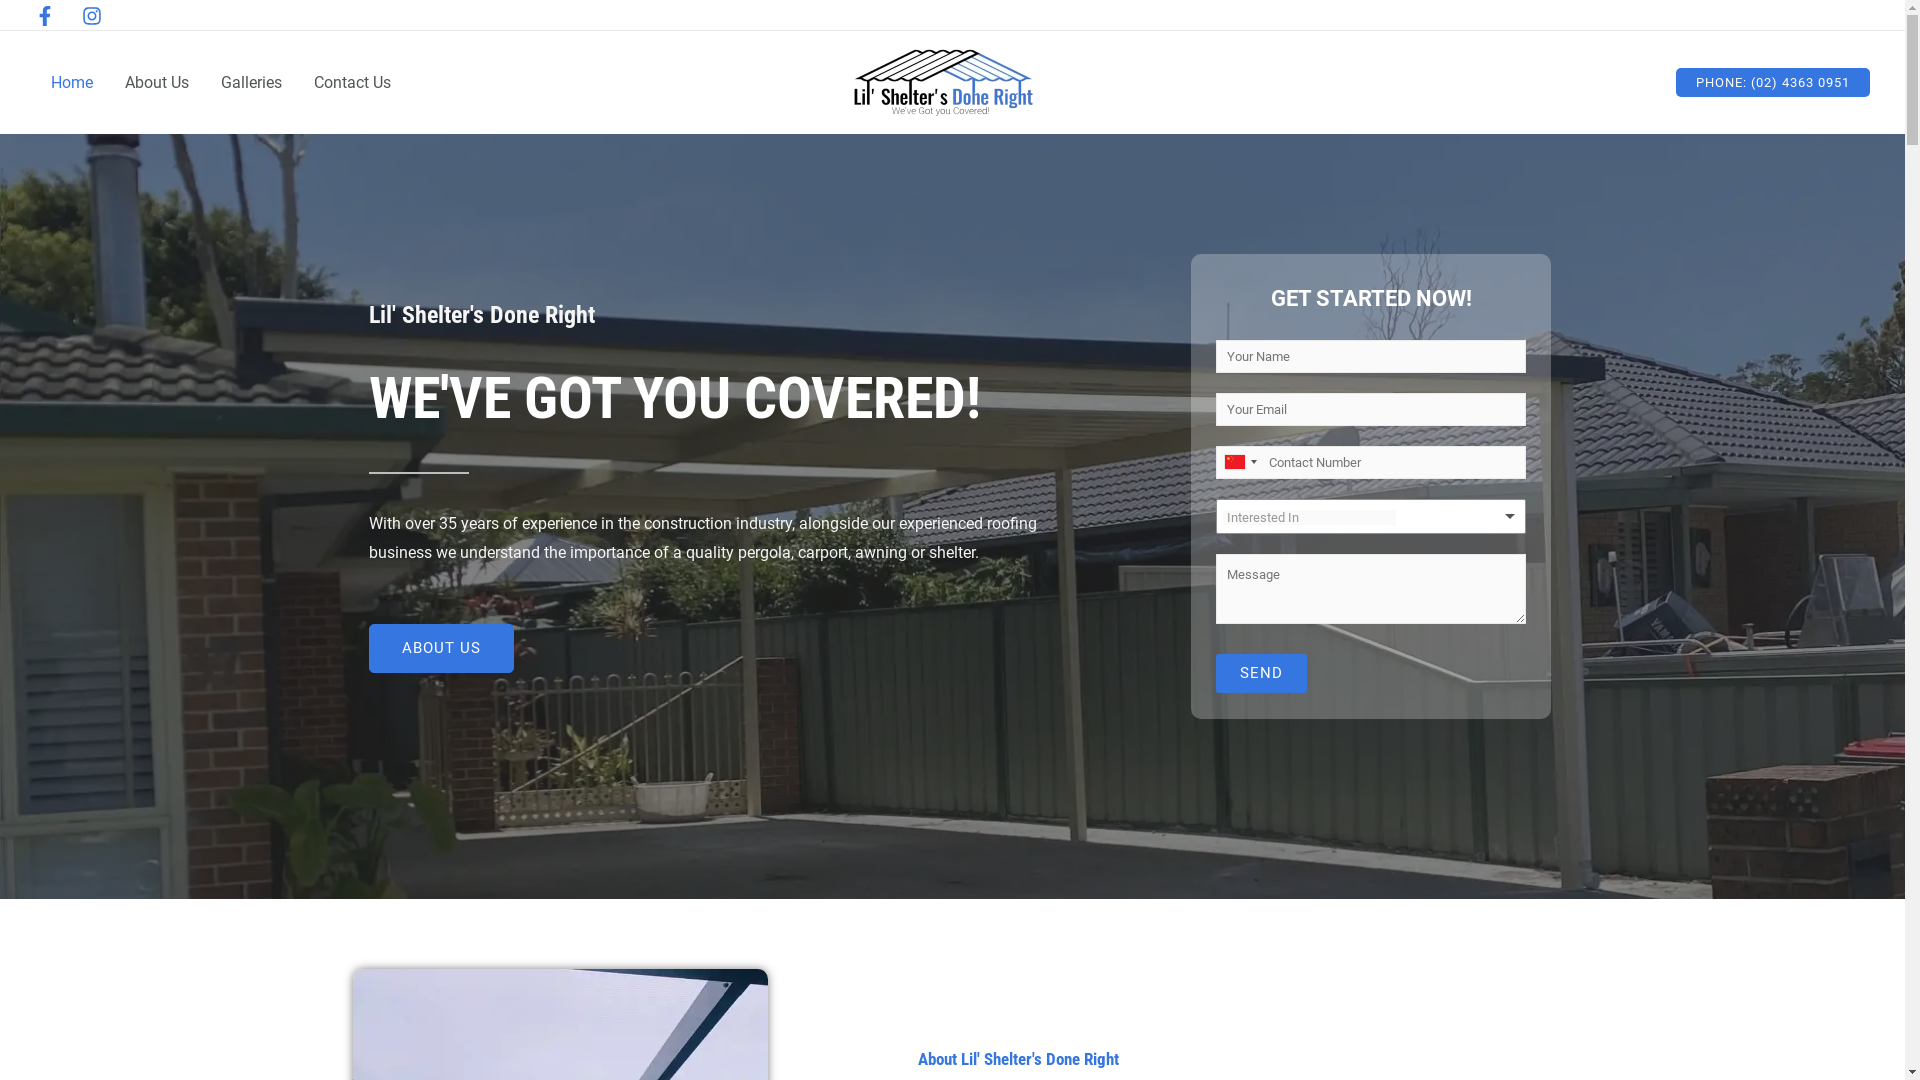 The width and height of the screenshot is (1920, 1080). What do you see at coordinates (440, 648) in the screenshot?
I see `'ABOUT US'` at bounding box center [440, 648].